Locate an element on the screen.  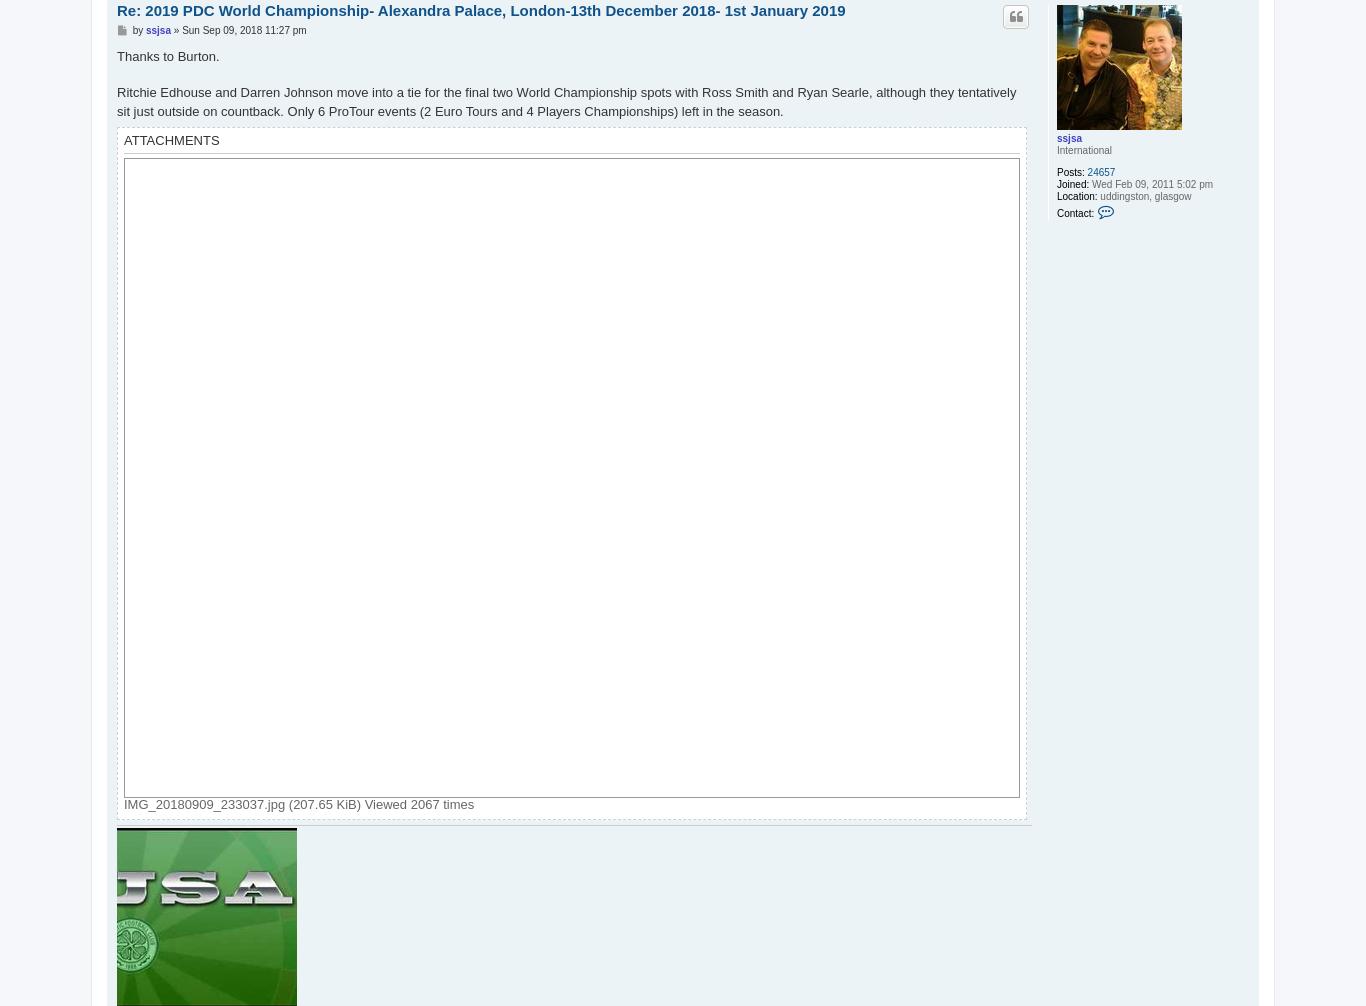
'IMG_20180909_233037.jpg (207.65 KiB) Viewed 2067 times' is located at coordinates (299, 802).